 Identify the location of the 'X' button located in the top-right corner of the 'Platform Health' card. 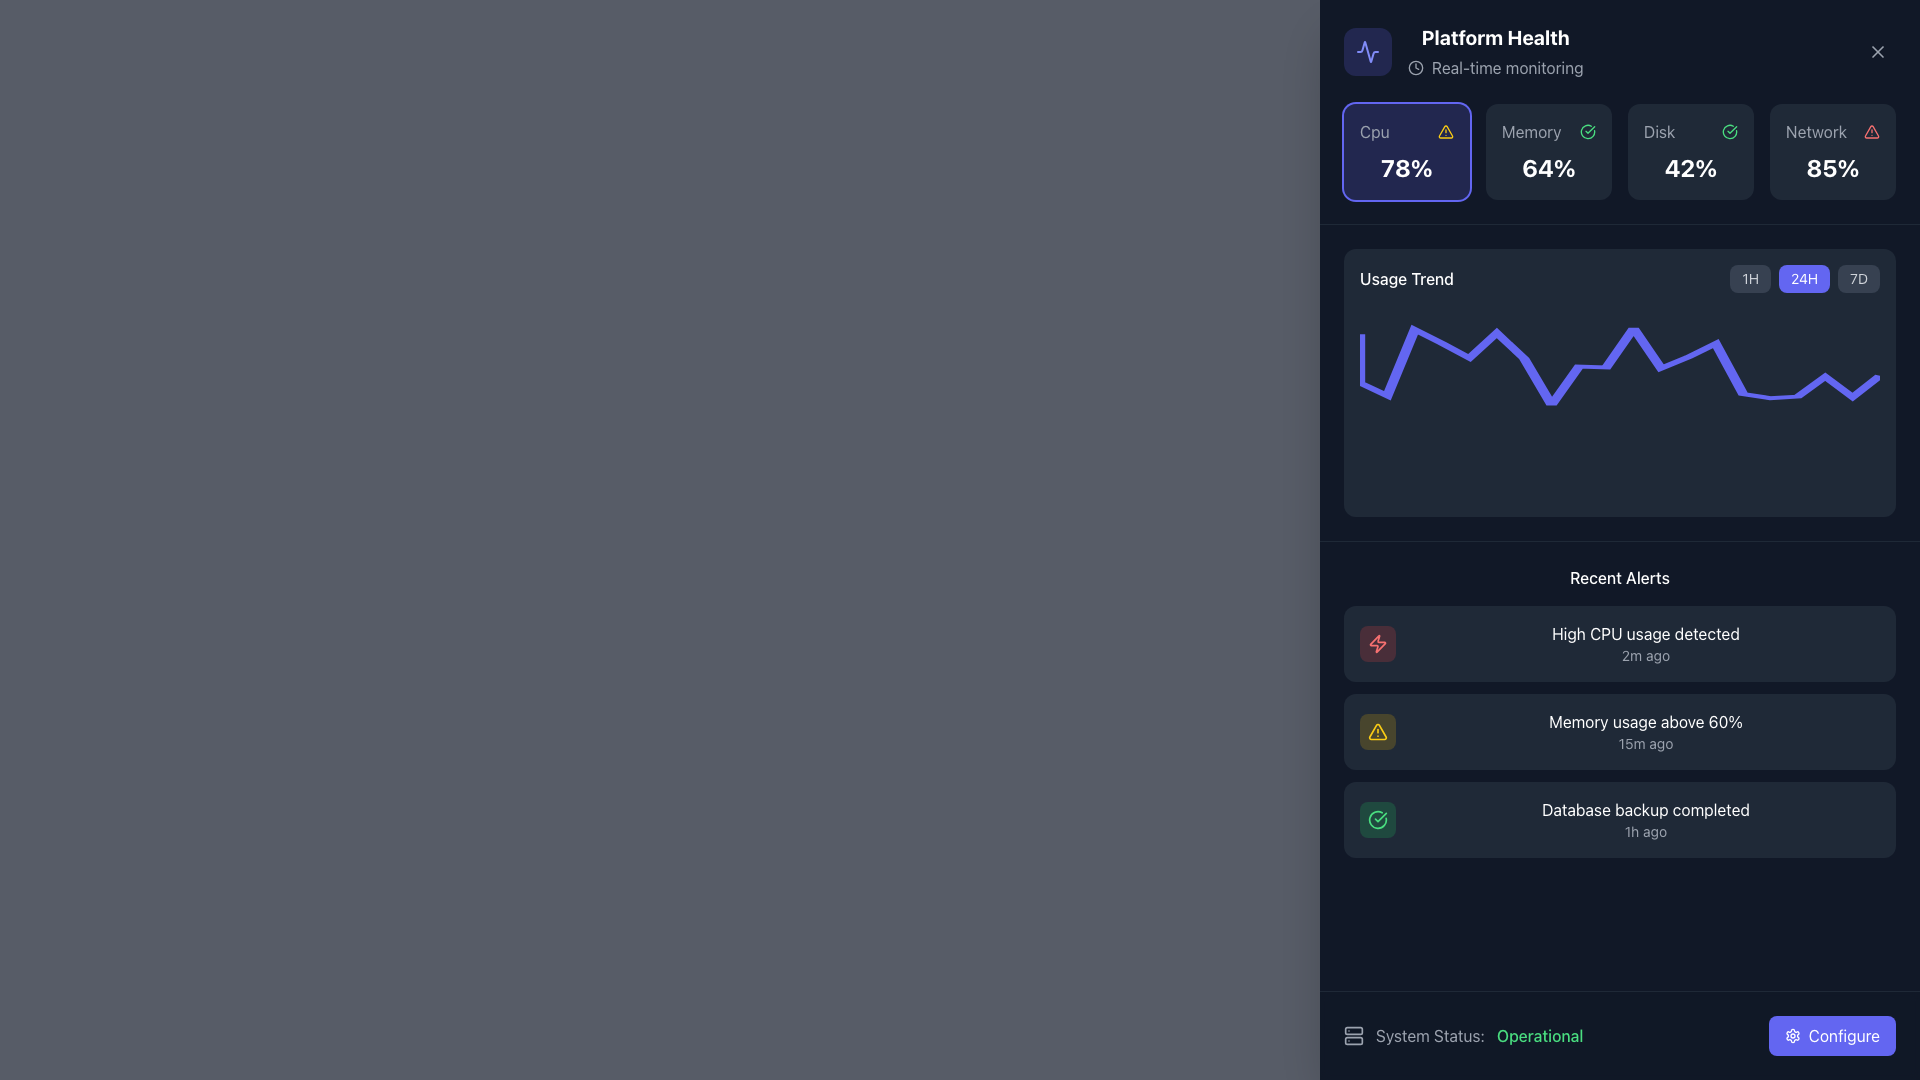
(1876, 50).